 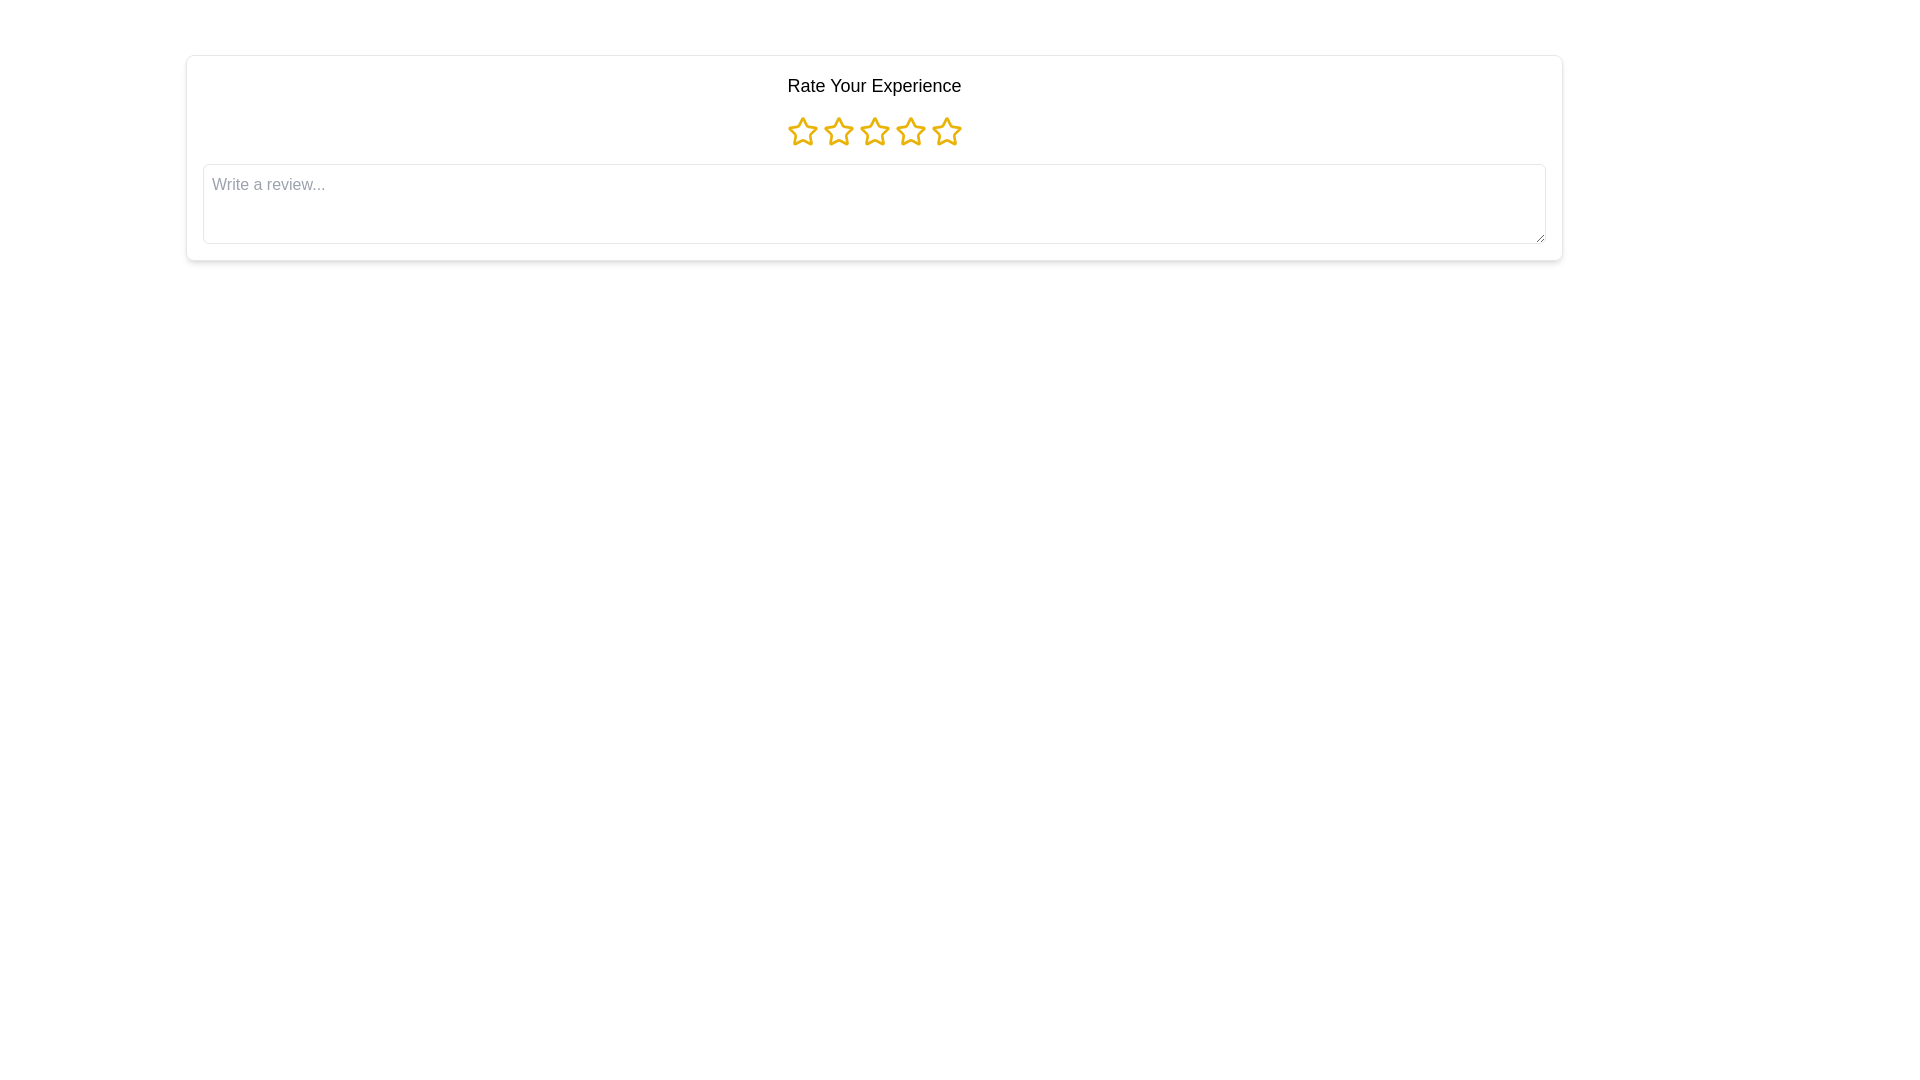 What do you see at coordinates (874, 131) in the screenshot?
I see `the third star-shaped icon in the rating component beneath the text 'Rate Your Experience'` at bounding box center [874, 131].